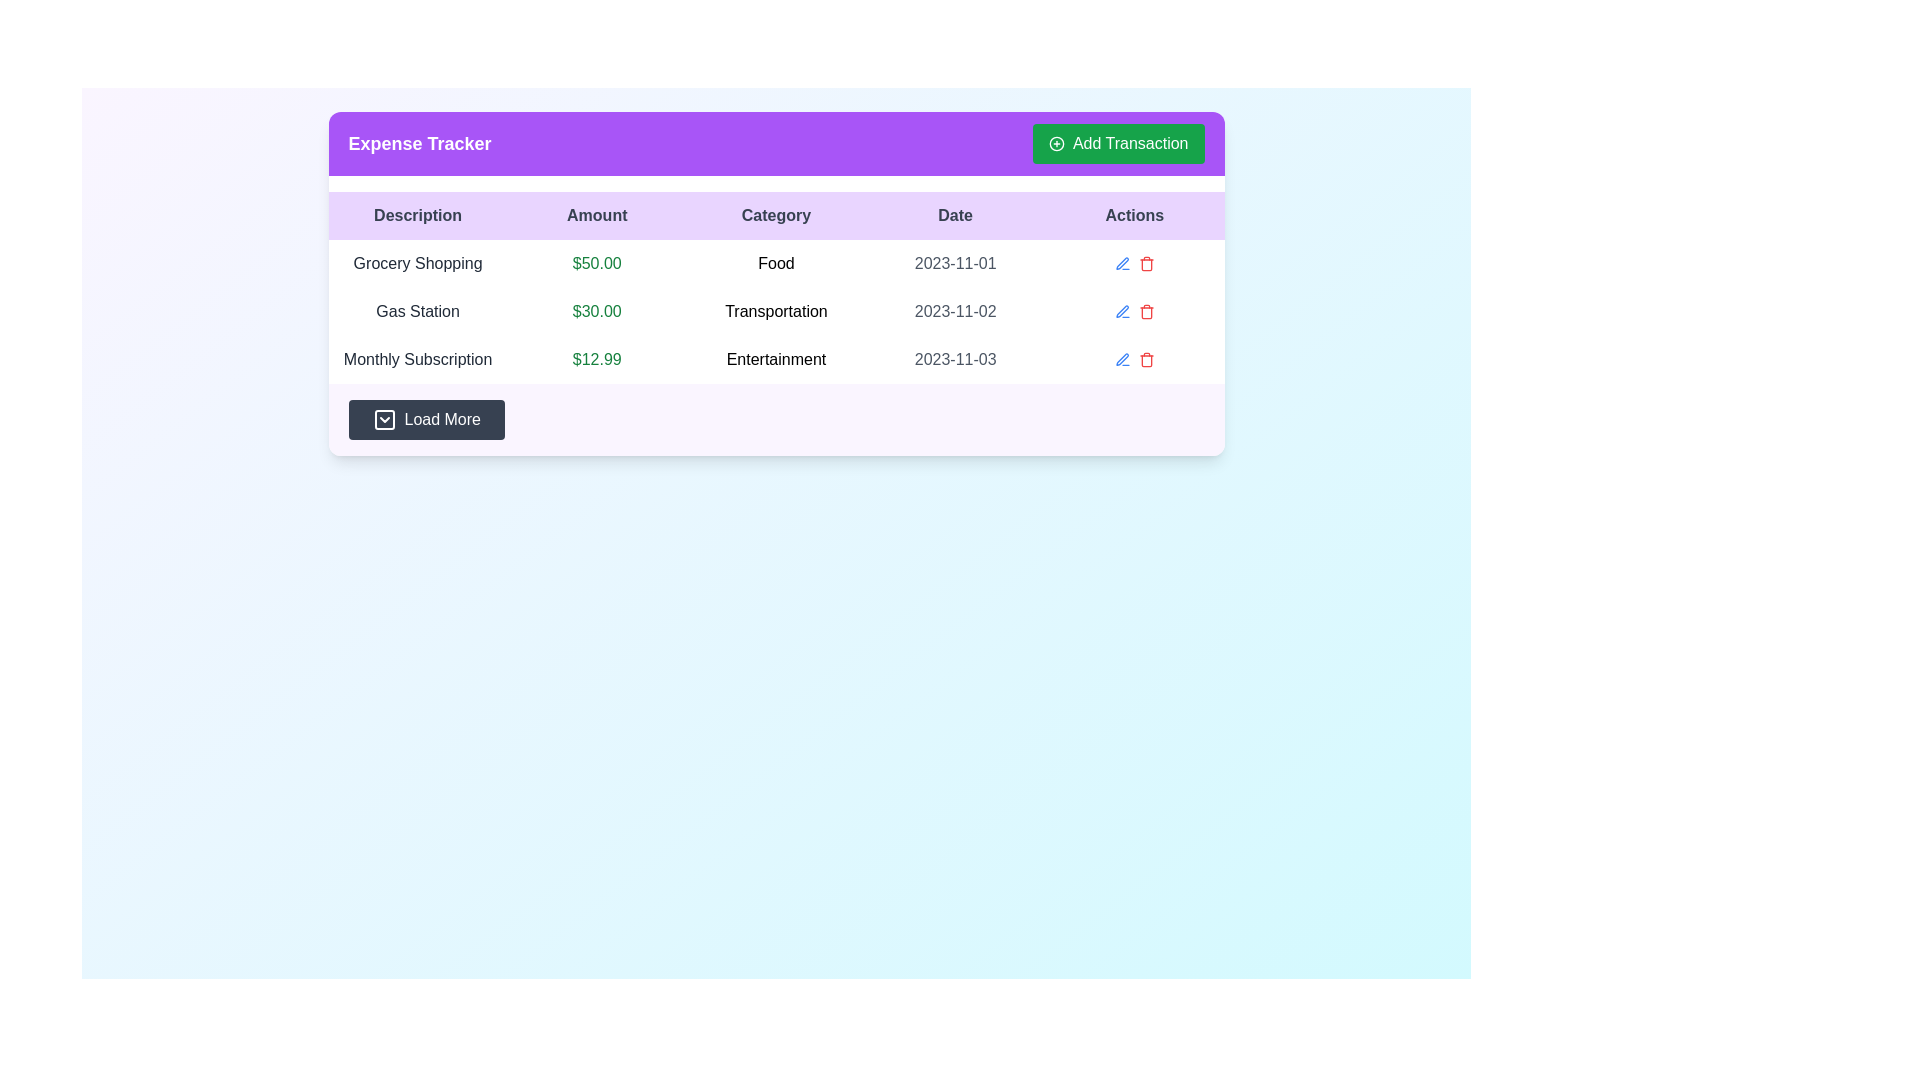  What do you see at coordinates (596, 262) in the screenshot?
I see `the static text displaying the monetary amount for the 'Grocery Shopping' entry, which is located in the 'Amount' column of the first row of a table` at bounding box center [596, 262].